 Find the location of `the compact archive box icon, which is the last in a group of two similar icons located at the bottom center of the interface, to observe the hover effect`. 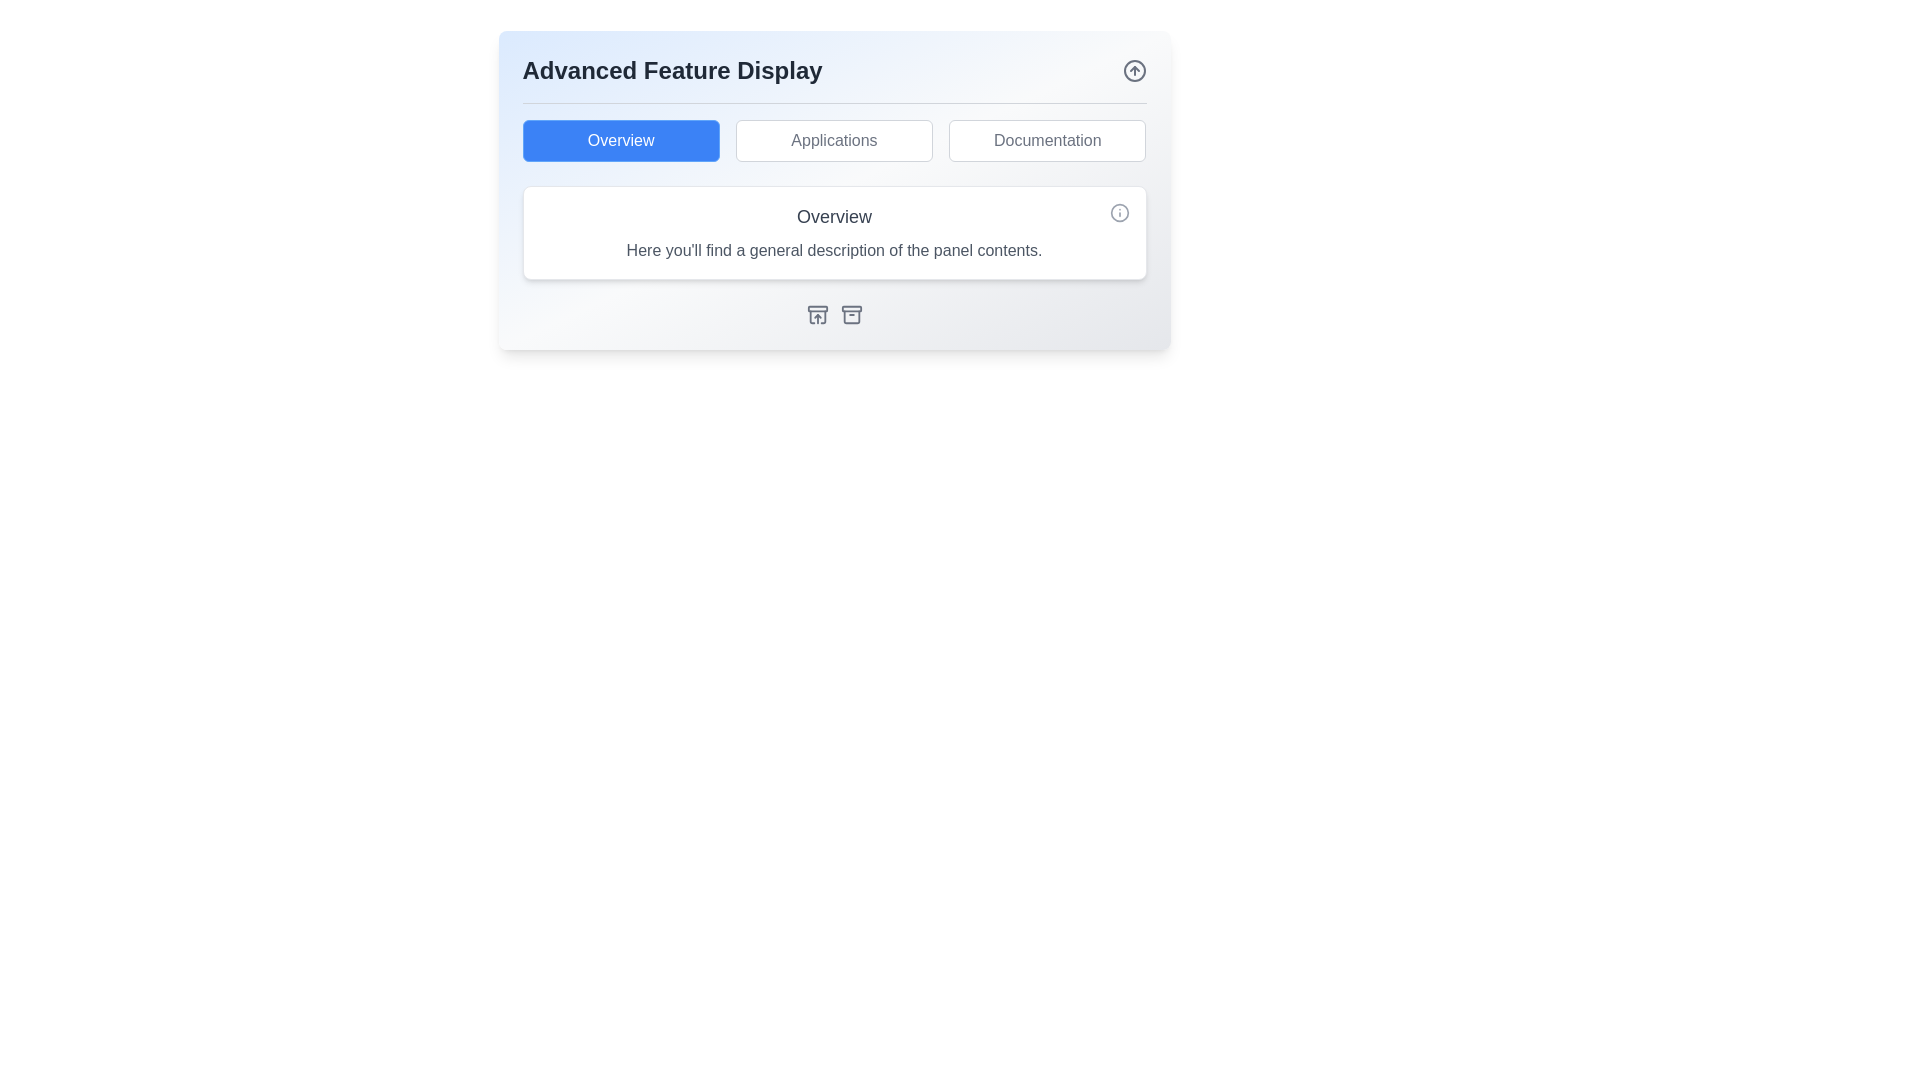

the compact archive box icon, which is the last in a group of two similar icons located at the bottom center of the interface, to observe the hover effect is located at coordinates (851, 315).